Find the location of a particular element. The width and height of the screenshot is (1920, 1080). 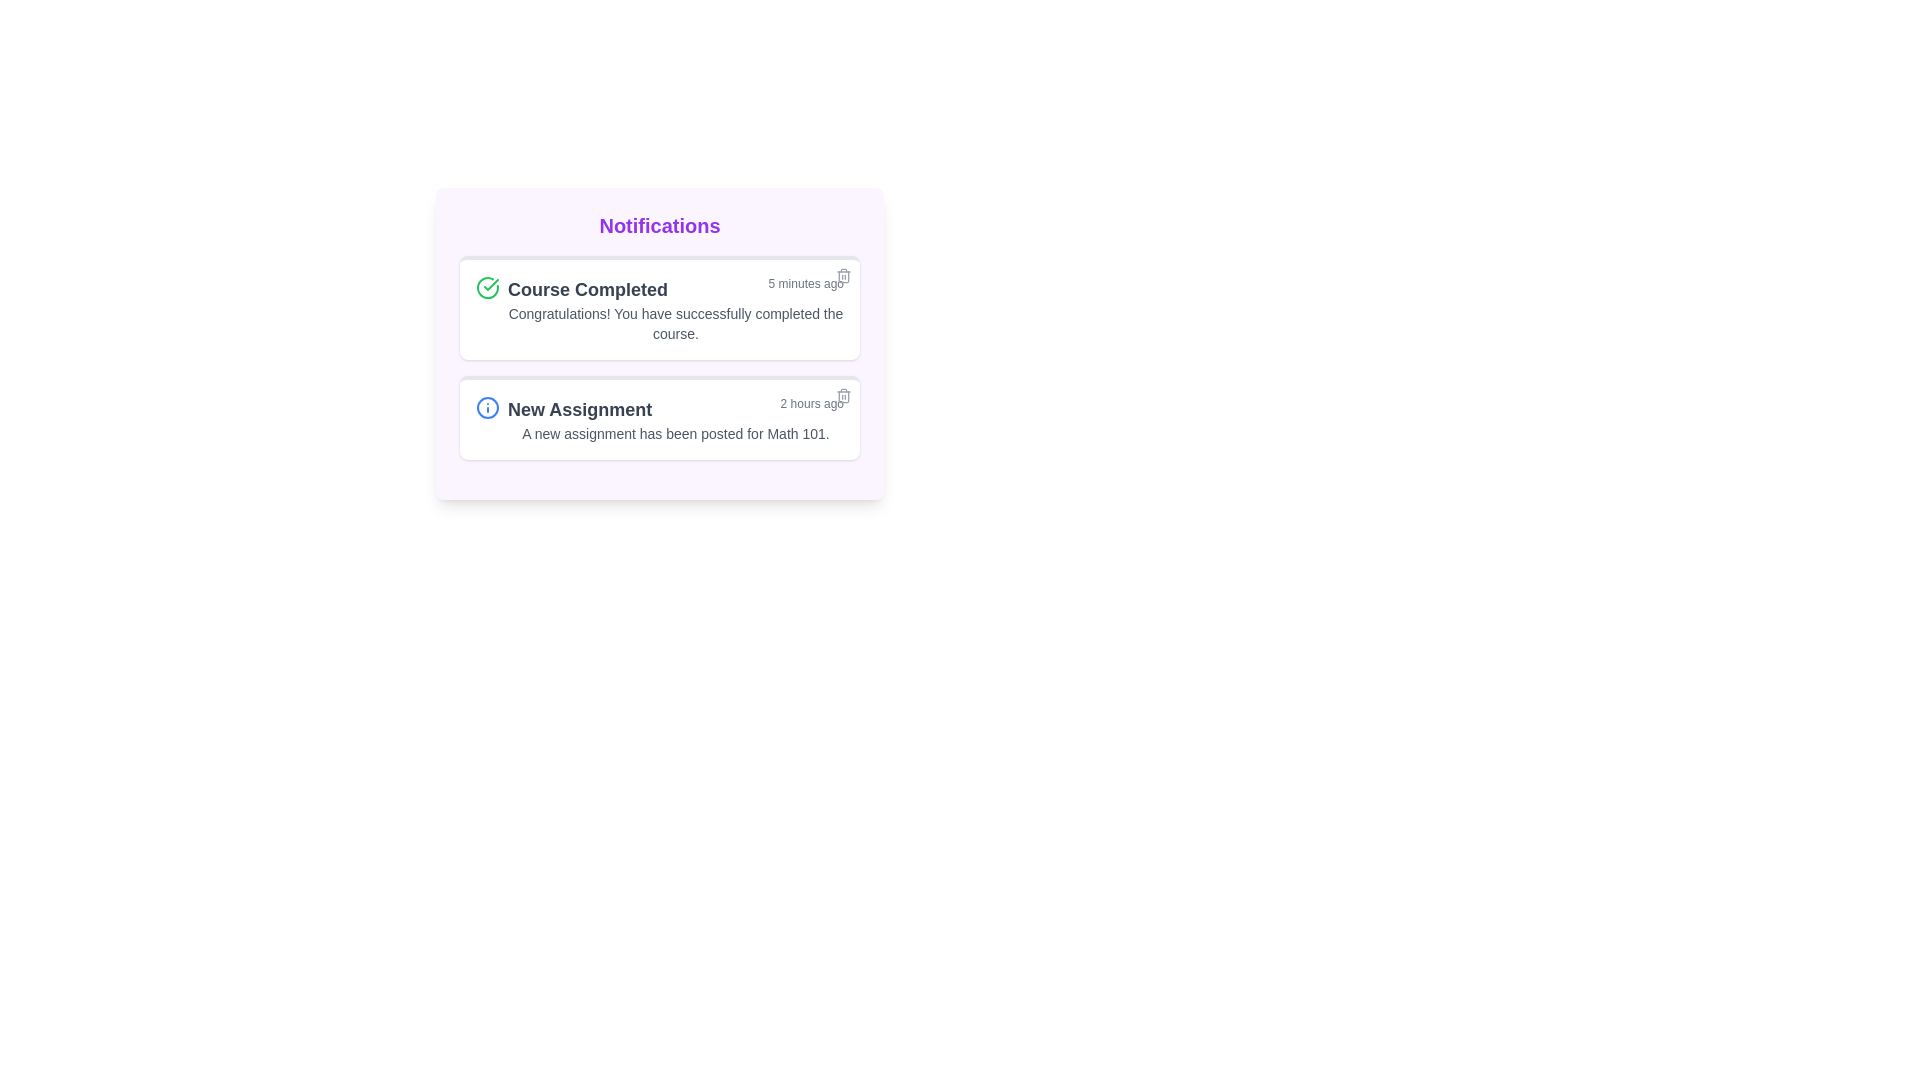

the circular checkmark graphic representing a success status within the notification area of the 'Course Completed' card is located at coordinates (488, 288).